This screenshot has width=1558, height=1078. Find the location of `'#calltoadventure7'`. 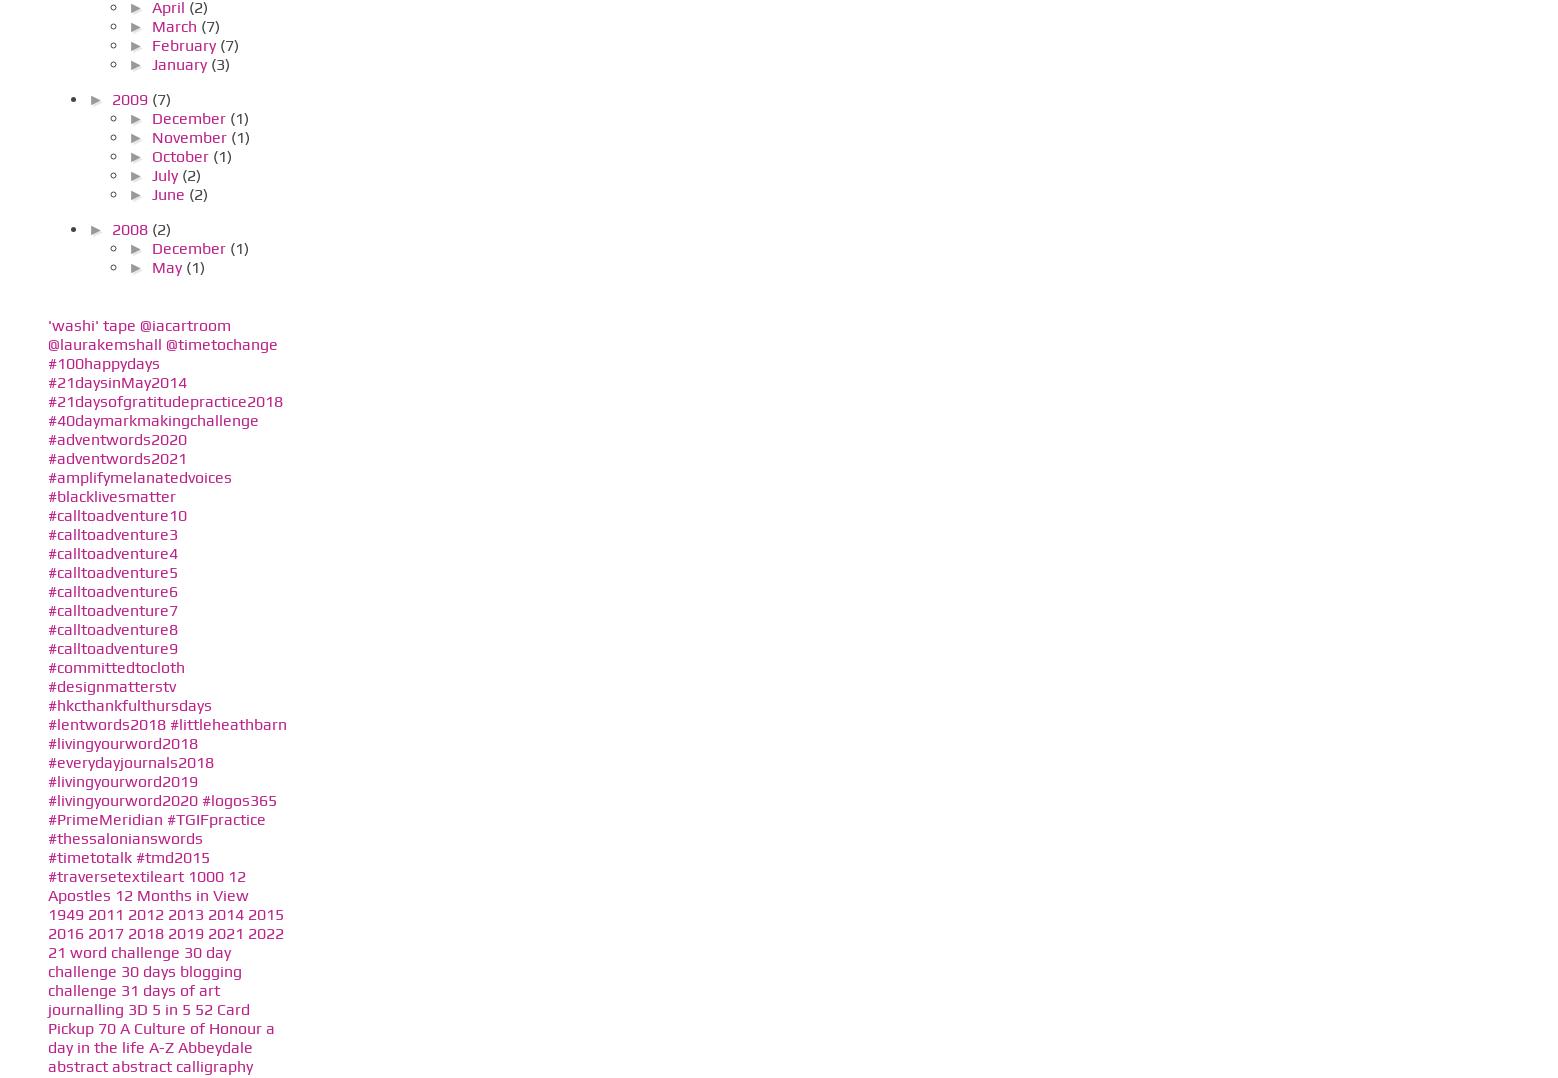

'#calltoadventure7' is located at coordinates (111, 609).